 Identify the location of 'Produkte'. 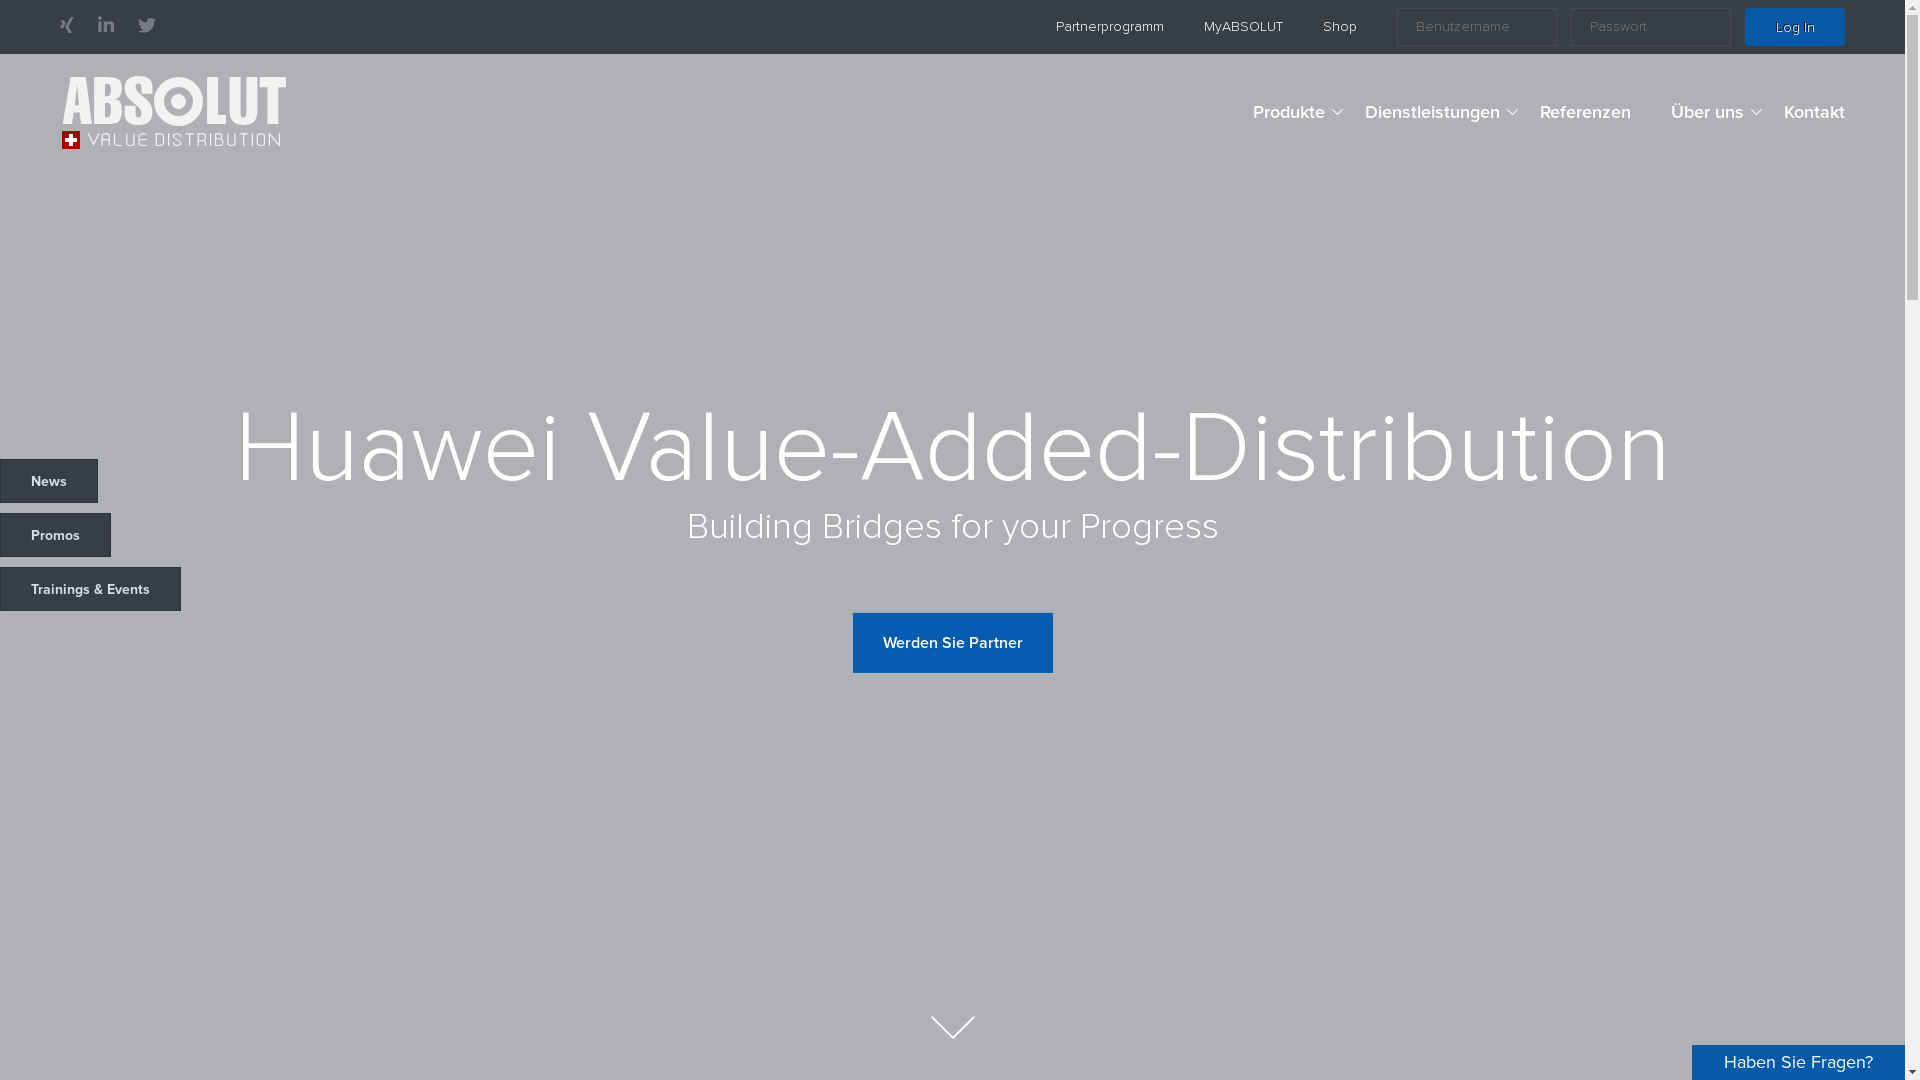
(1289, 112).